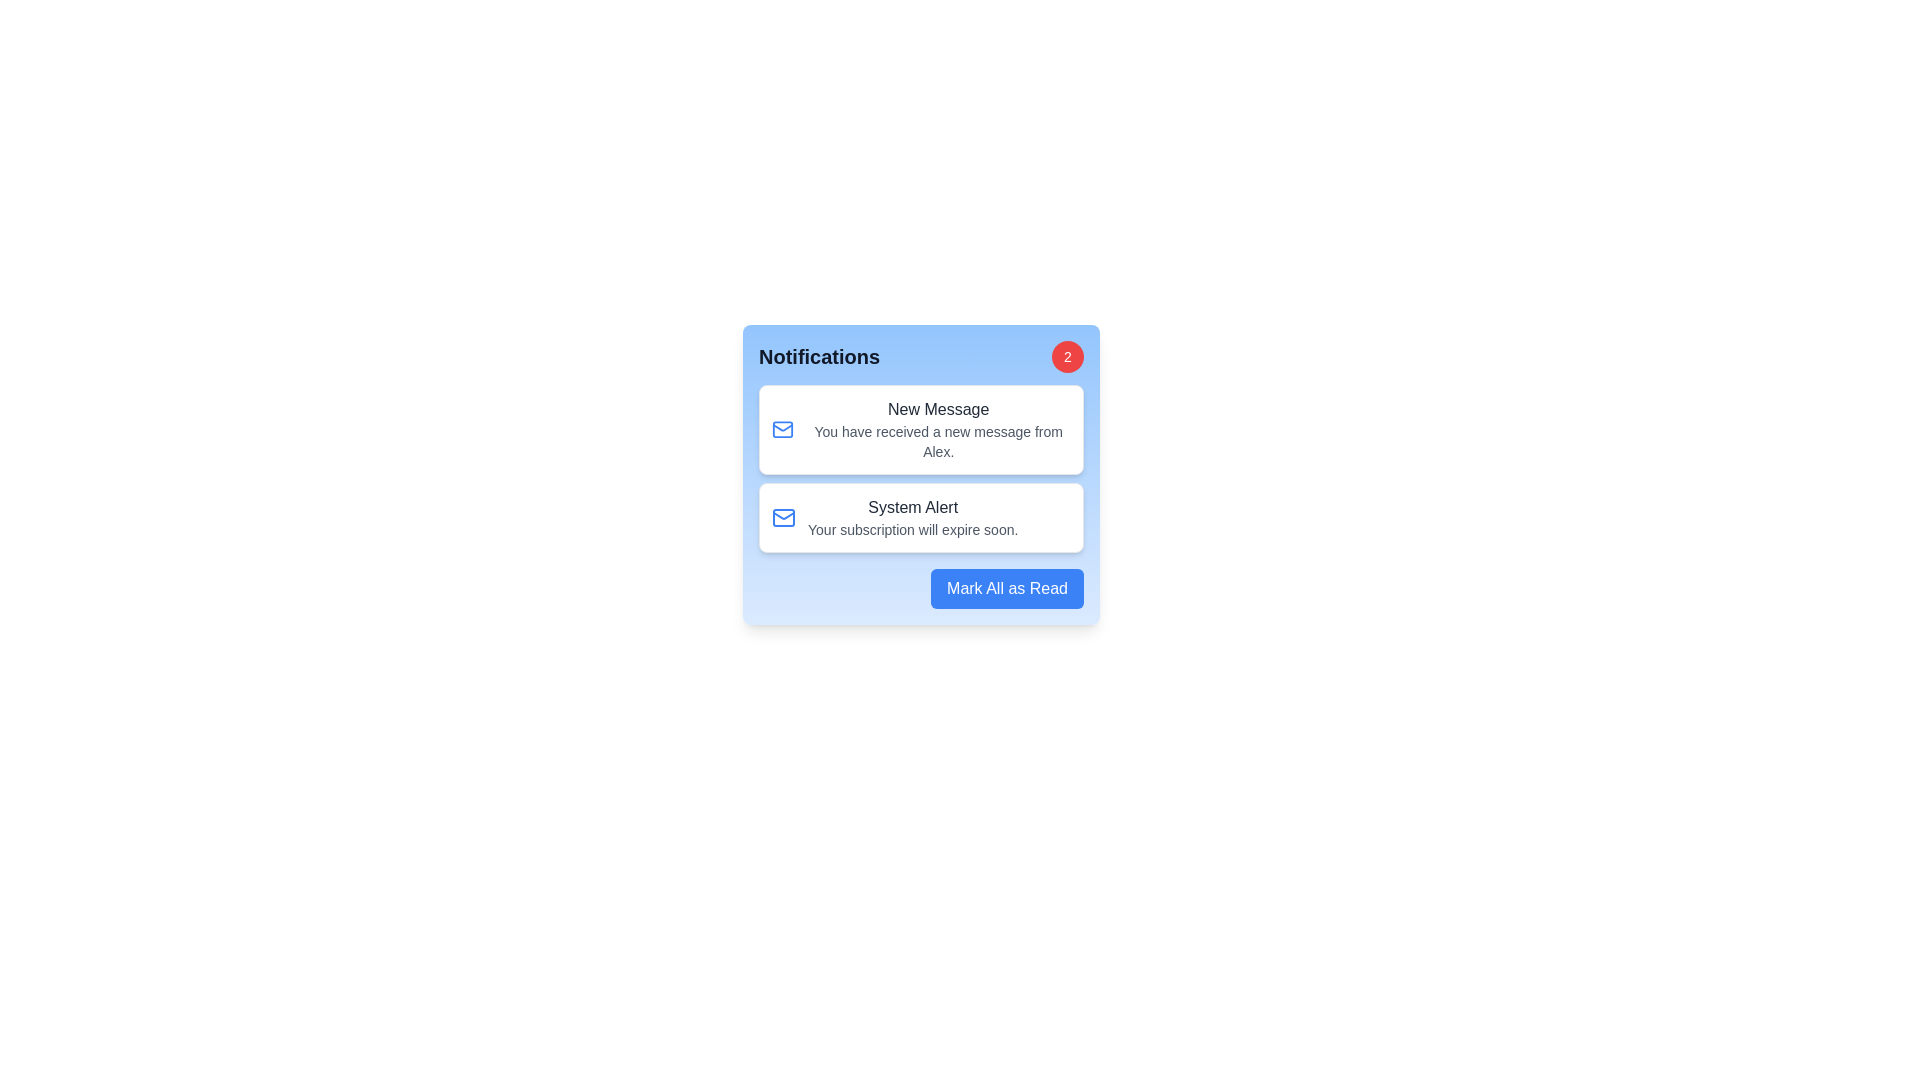  I want to click on text content of the 'System Alert' notification which indicates that 'Your subscription will expire soon.', so click(912, 516).